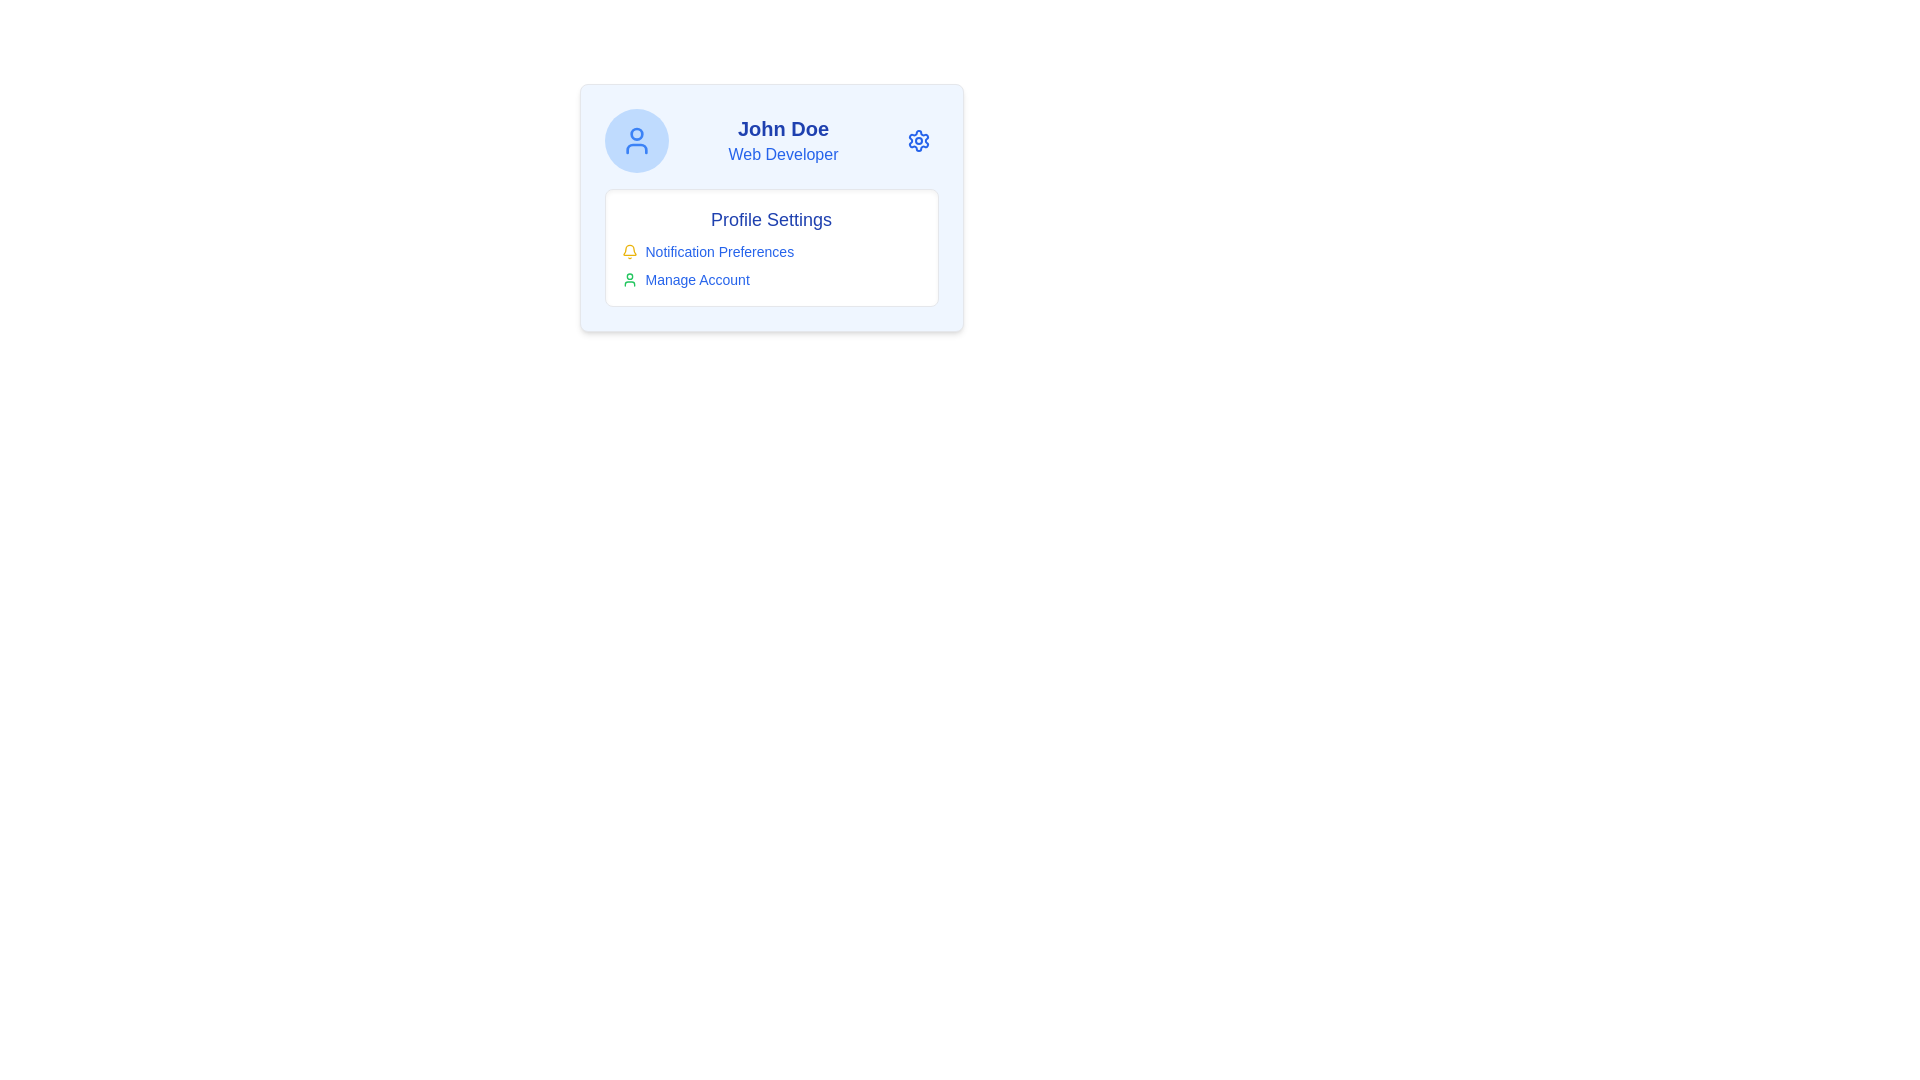 The width and height of the screenshot is (1920, 1080). I want to click on the text label for notification settings located in the middle section of the profile settings interface, under the 'Profile Settings' heading and above the 'Manage Account' option, so click(770, 250).